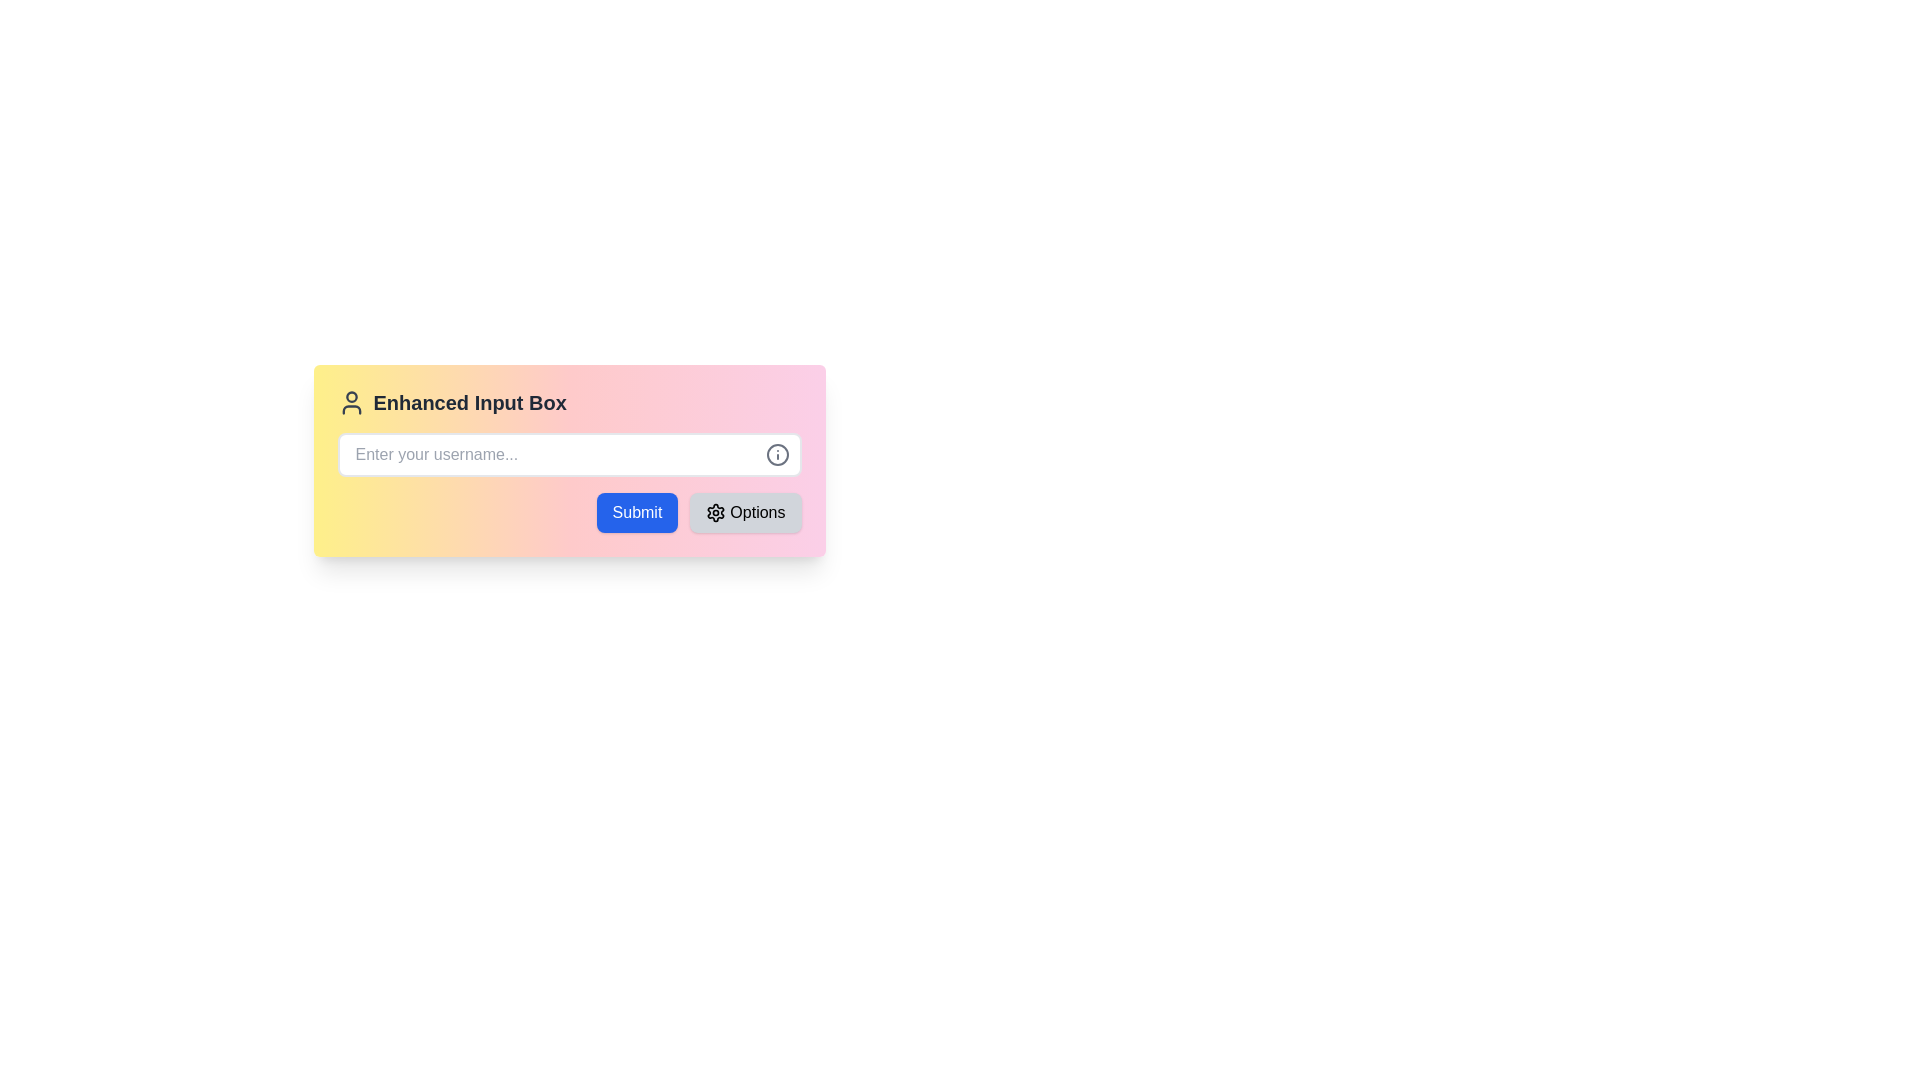 The width and height of the screenshot is (1920, 1080). What do you see at coordinates (469, 402) in the screenshot?
I see `heading text located in the upper-left part of the form, positioned directly to the right of an adjacent icon` at bounding box center [469, 402].